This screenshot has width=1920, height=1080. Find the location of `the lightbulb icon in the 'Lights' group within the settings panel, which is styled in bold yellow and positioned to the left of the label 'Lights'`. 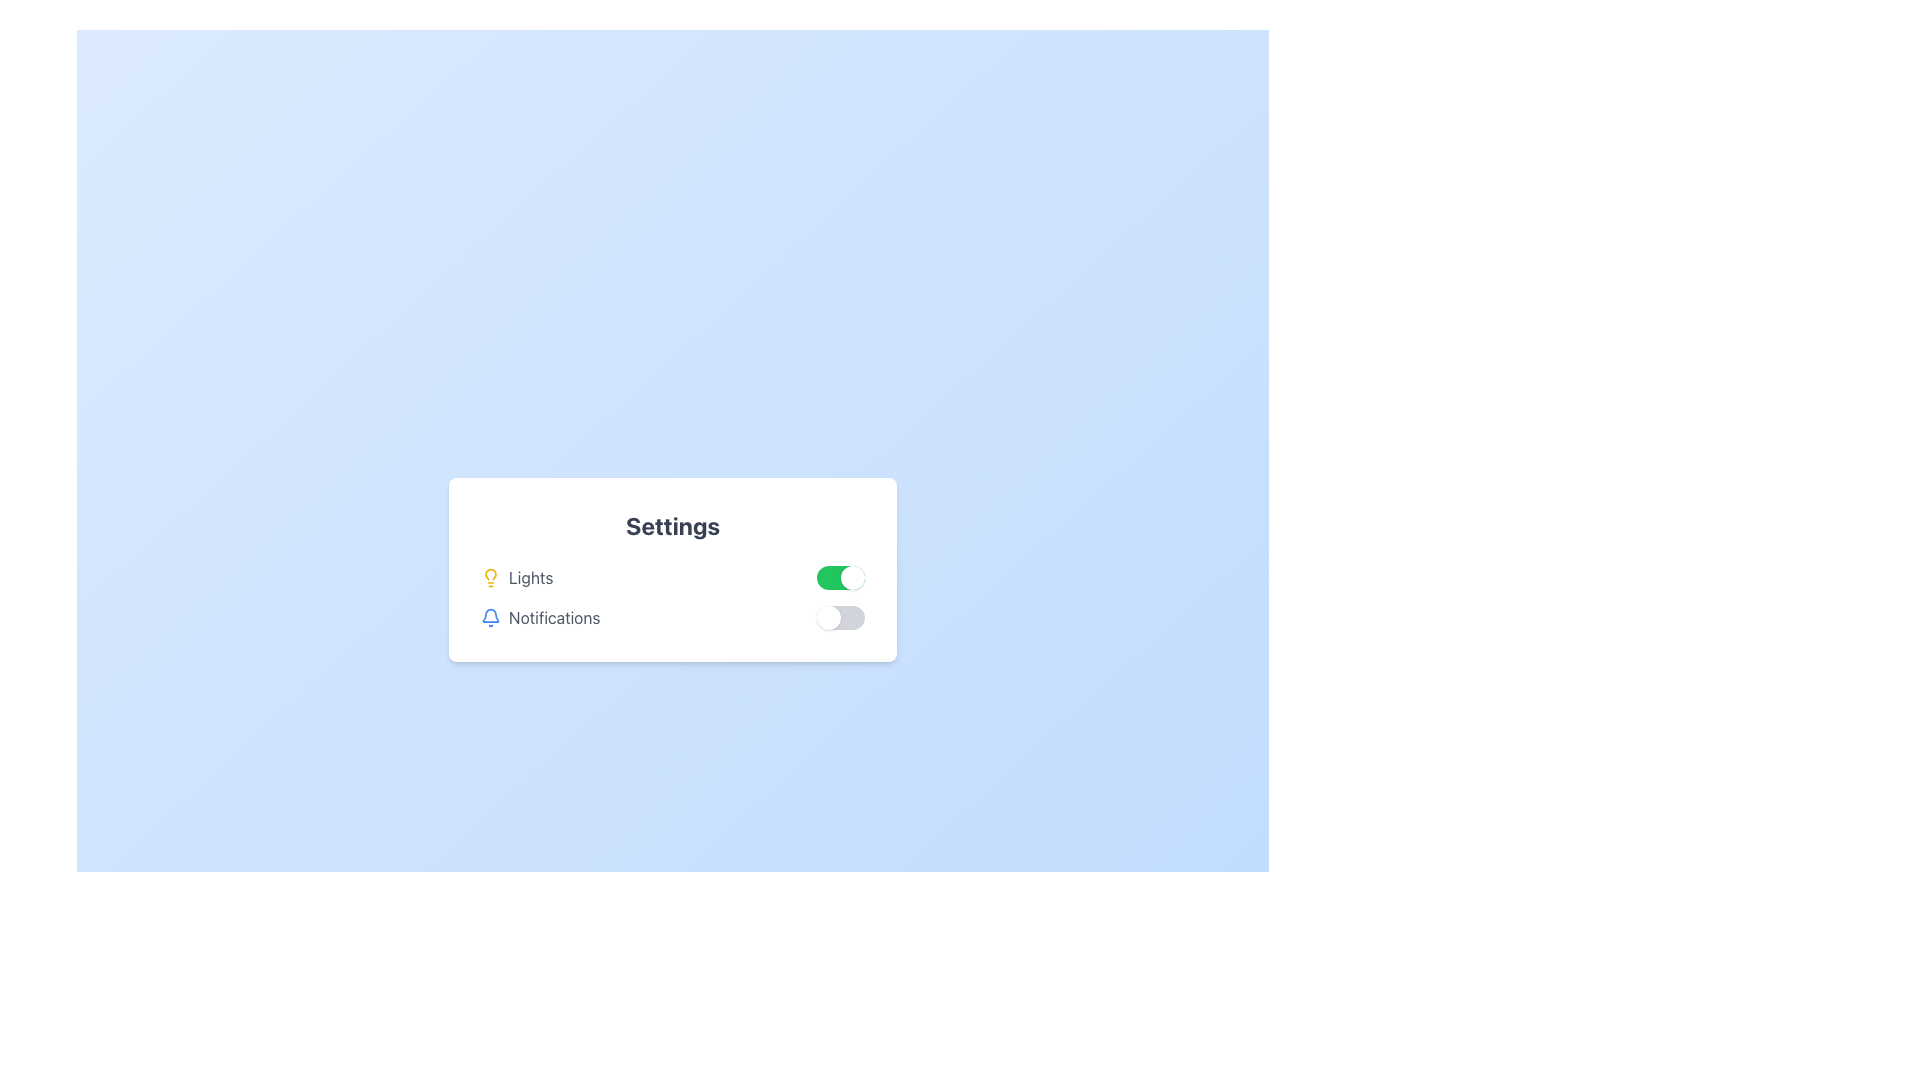

the lightbulb icon in the 'Lights' group within the settings panel, which is styled in bold yellow and positioned to the left of the label 'Lights' is located at coordinates (490, 578).